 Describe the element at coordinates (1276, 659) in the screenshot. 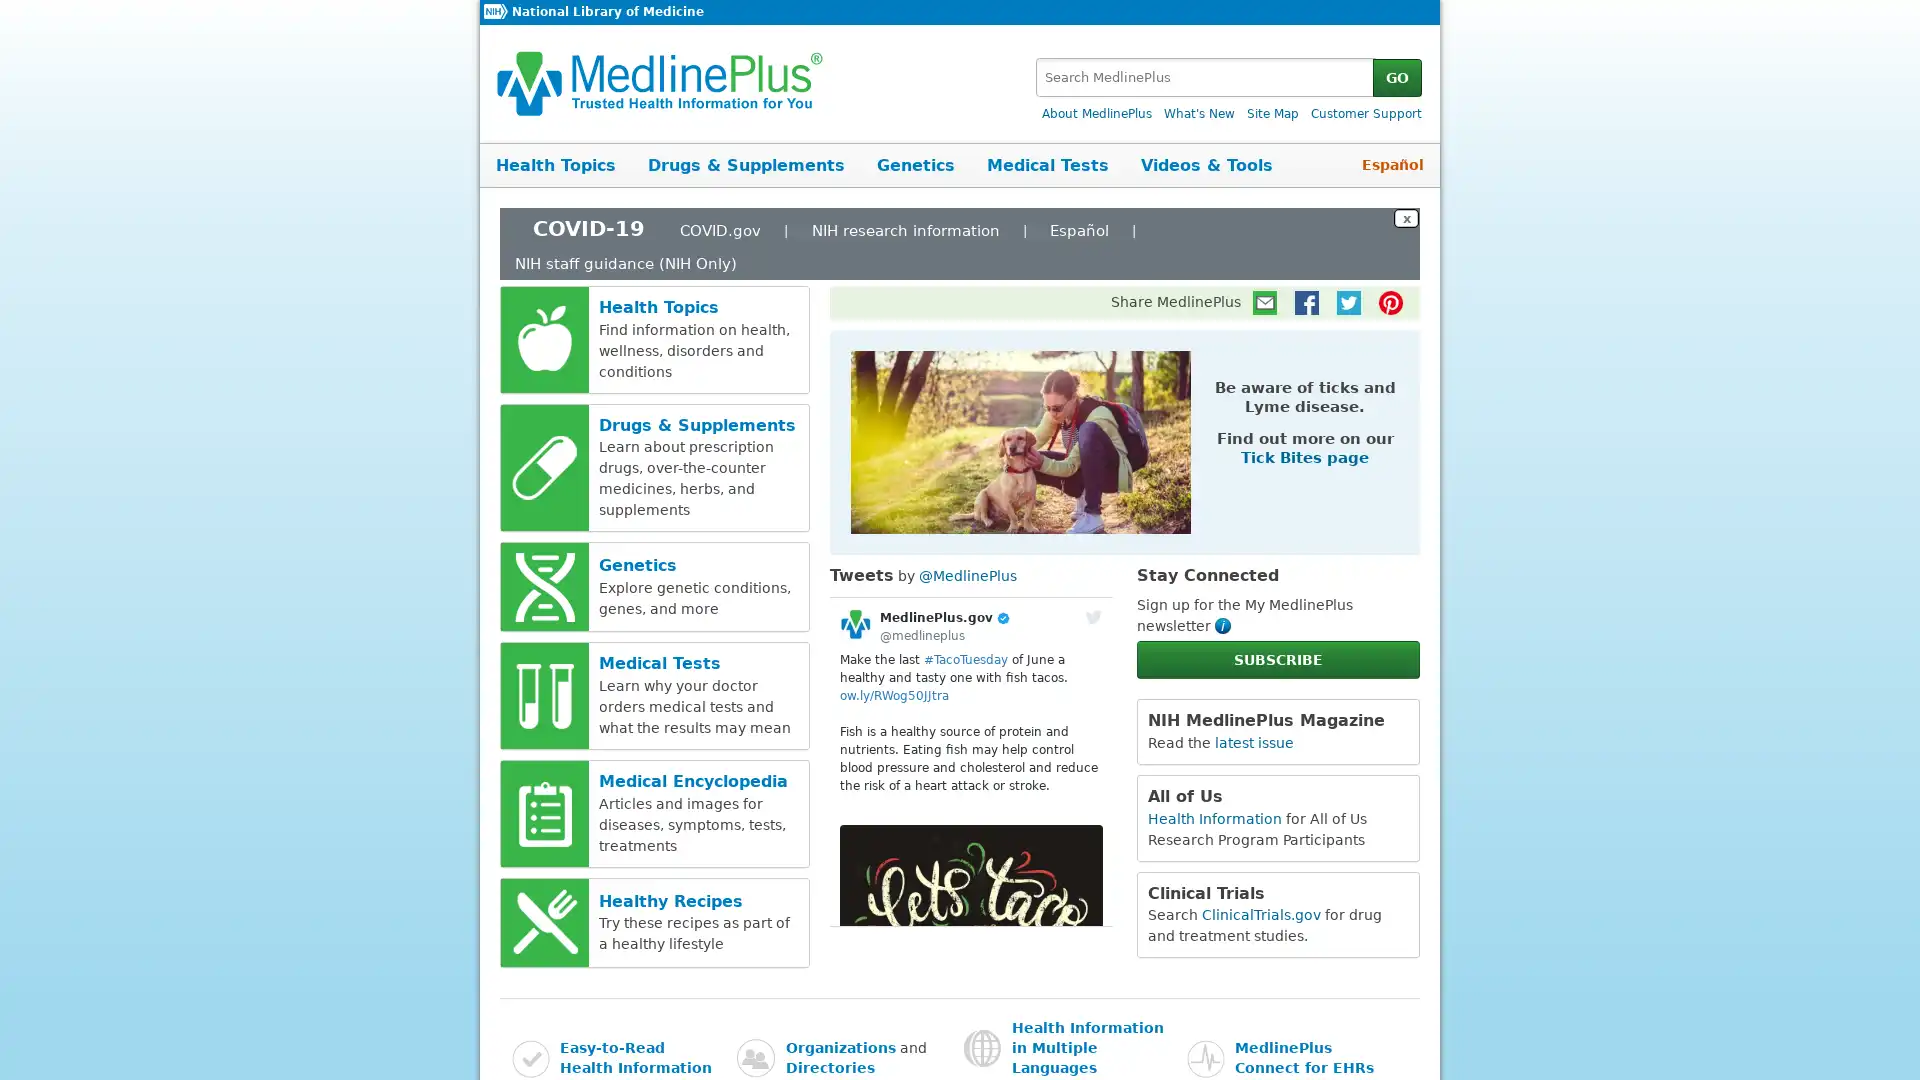

I see `SUBSCRIBE` at that location.